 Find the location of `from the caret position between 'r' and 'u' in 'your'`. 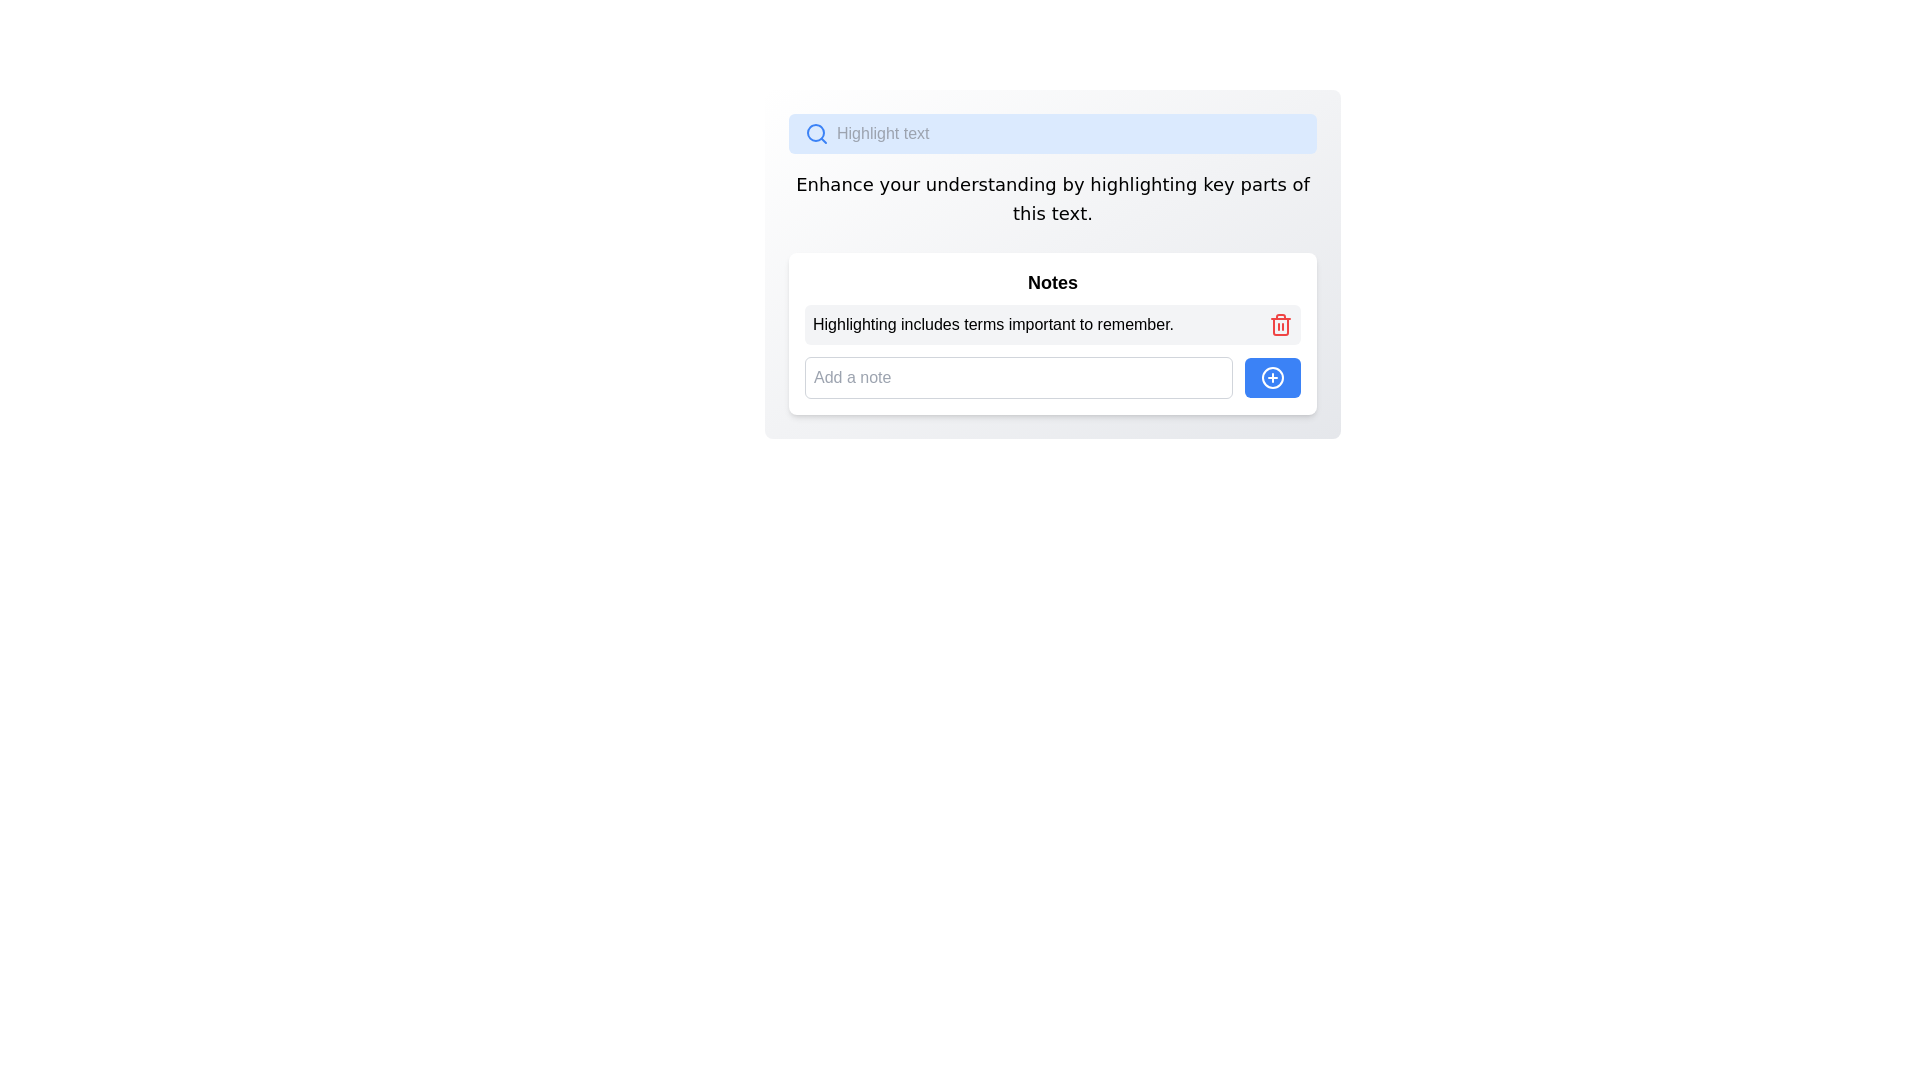

from the caret position between 'r' and 'u' in 'your' is located at coordinates (921, 184).